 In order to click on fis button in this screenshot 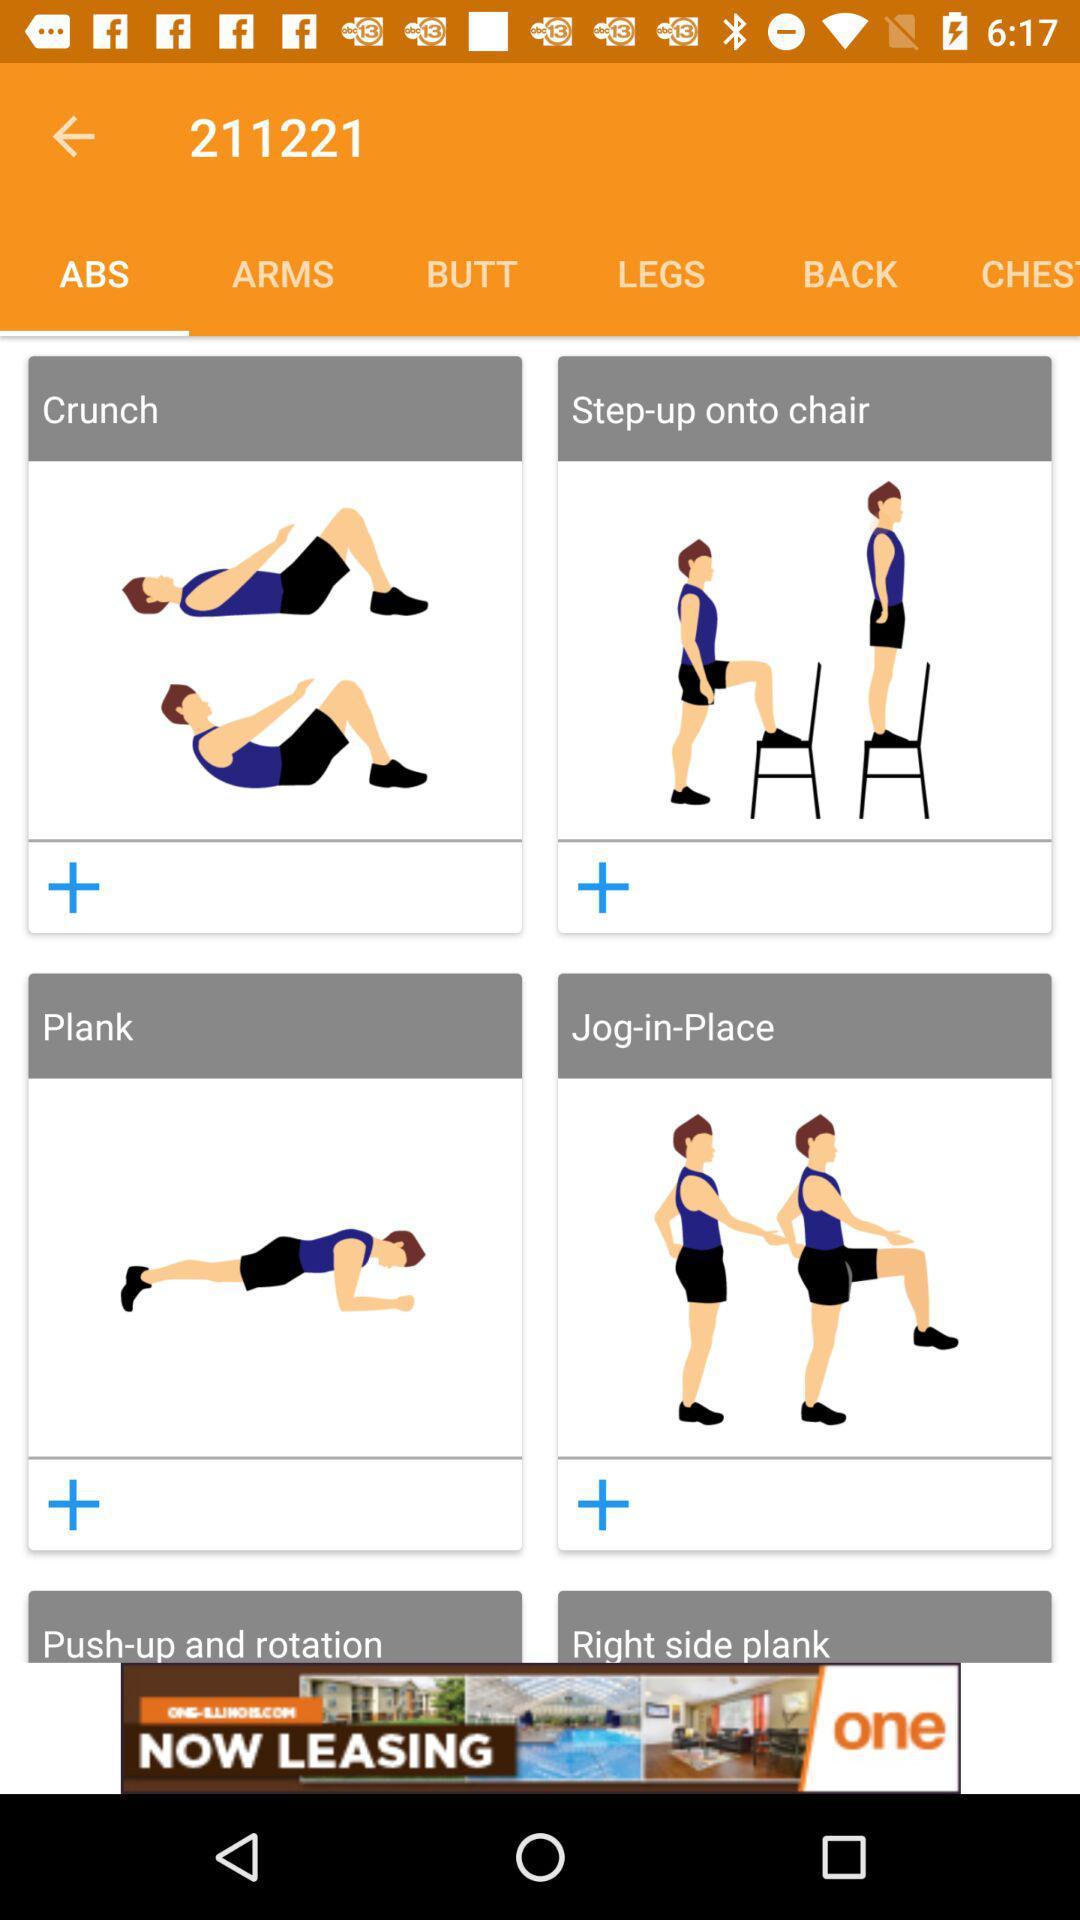, I will do `click(72, 1504)`.